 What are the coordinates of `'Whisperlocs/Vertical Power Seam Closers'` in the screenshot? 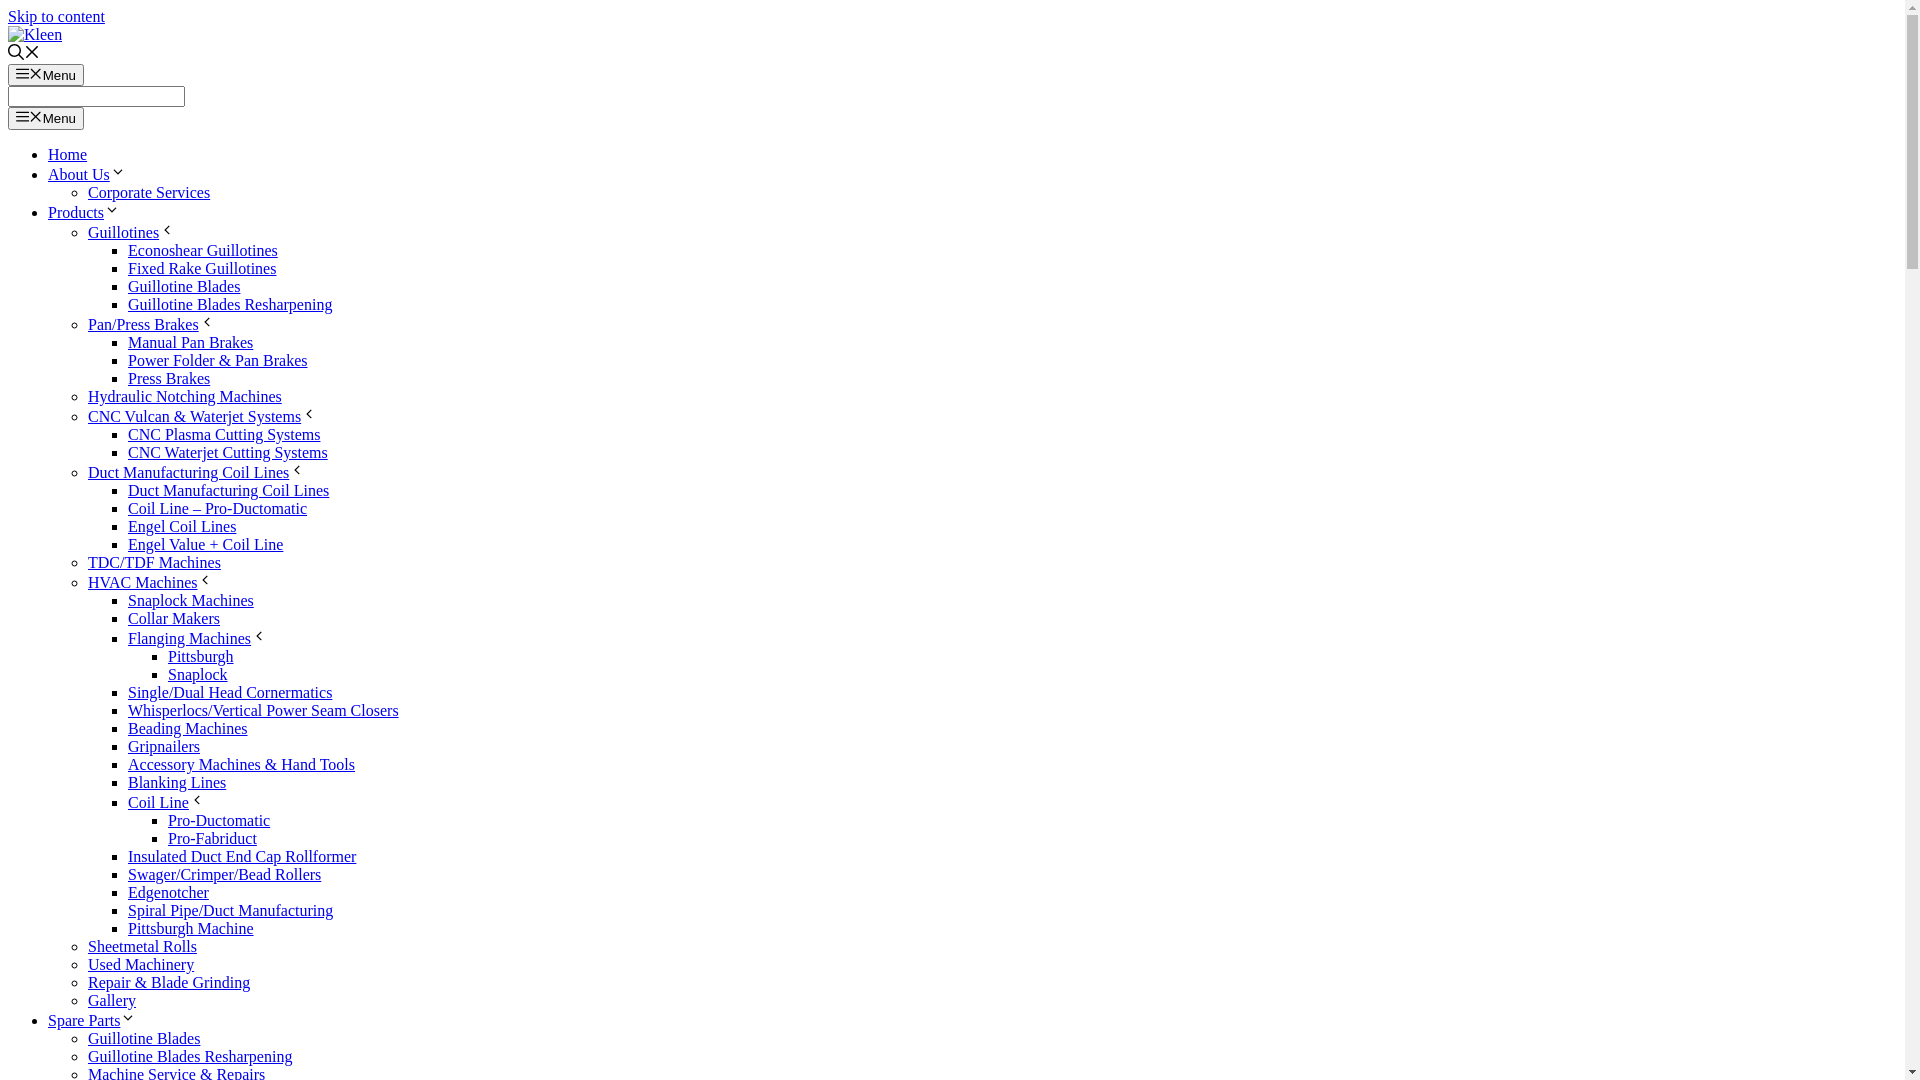 It's located at (262, 709).